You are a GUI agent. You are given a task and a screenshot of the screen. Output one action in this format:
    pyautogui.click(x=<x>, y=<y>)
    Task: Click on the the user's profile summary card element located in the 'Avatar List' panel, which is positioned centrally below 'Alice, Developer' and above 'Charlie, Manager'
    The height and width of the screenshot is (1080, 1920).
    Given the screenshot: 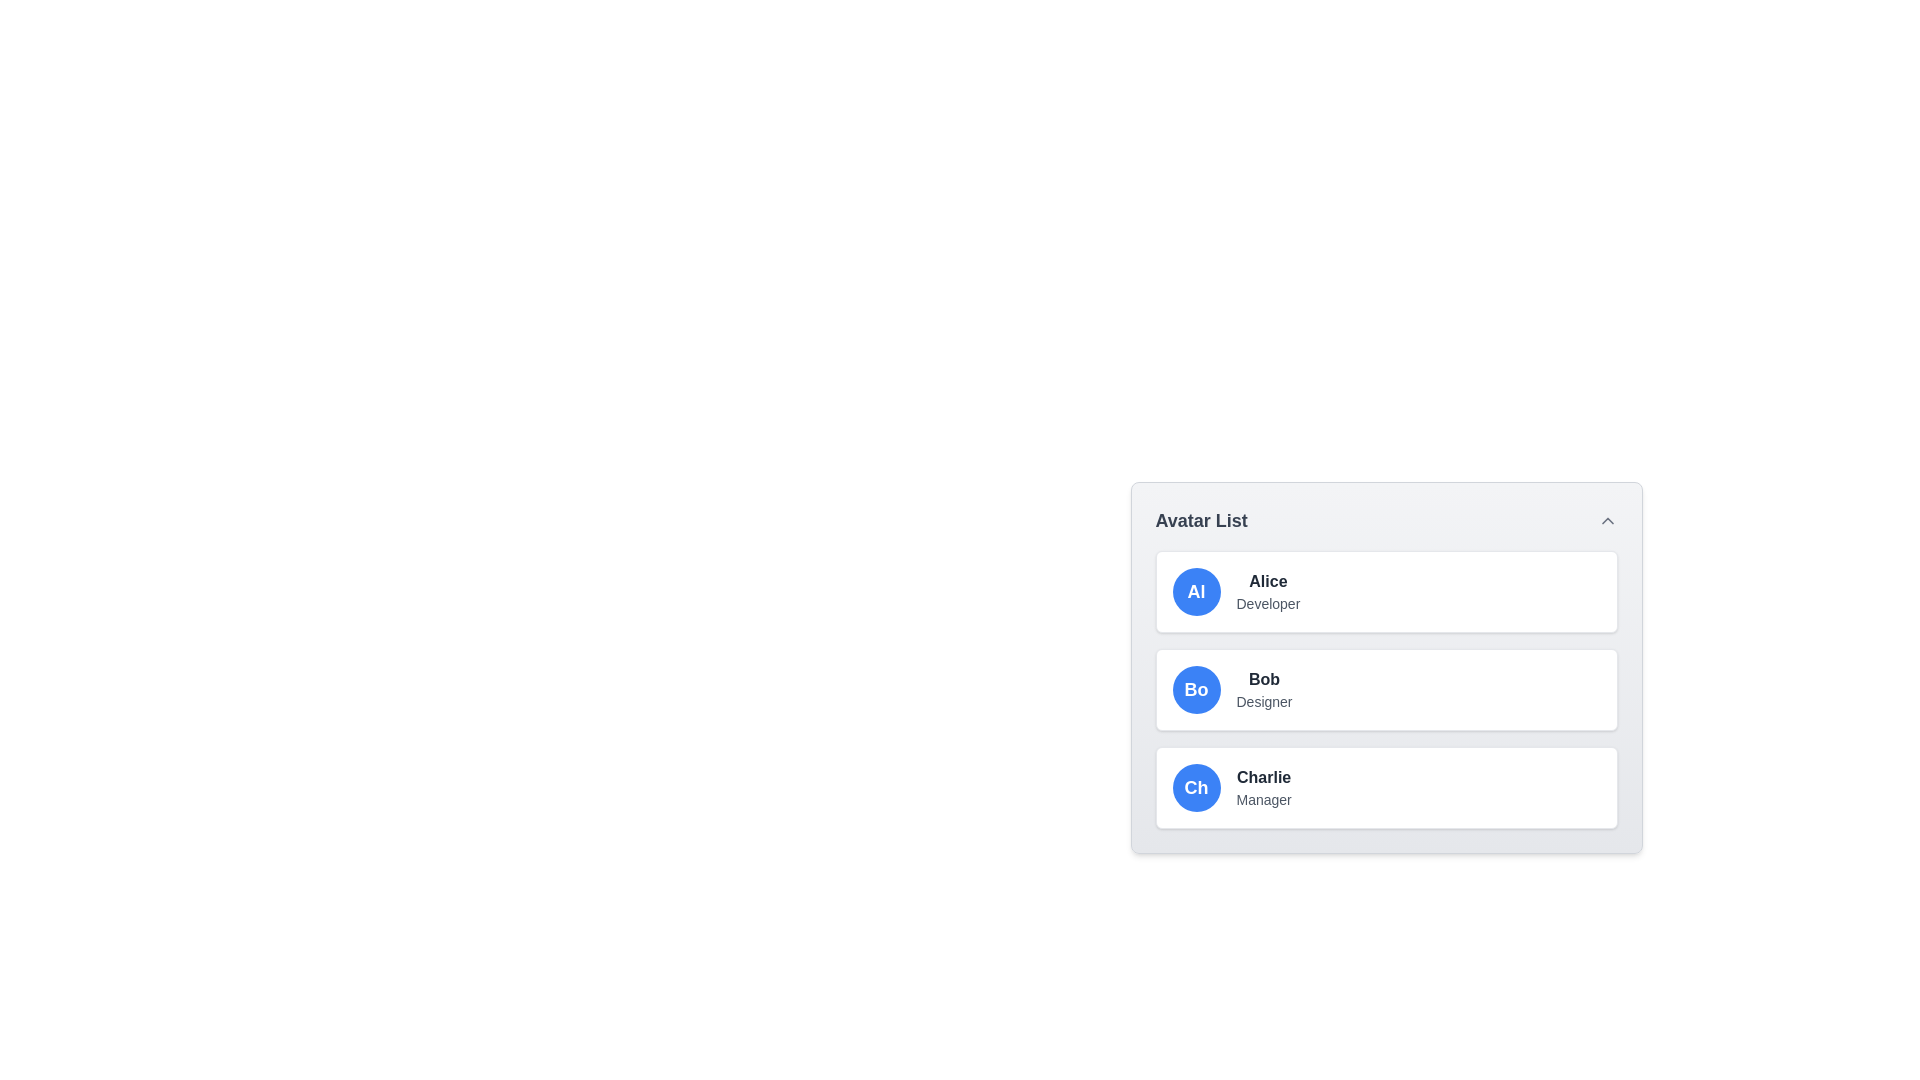 What is the action you would take?
    pyautogui.click(x=1385, y=689)
    